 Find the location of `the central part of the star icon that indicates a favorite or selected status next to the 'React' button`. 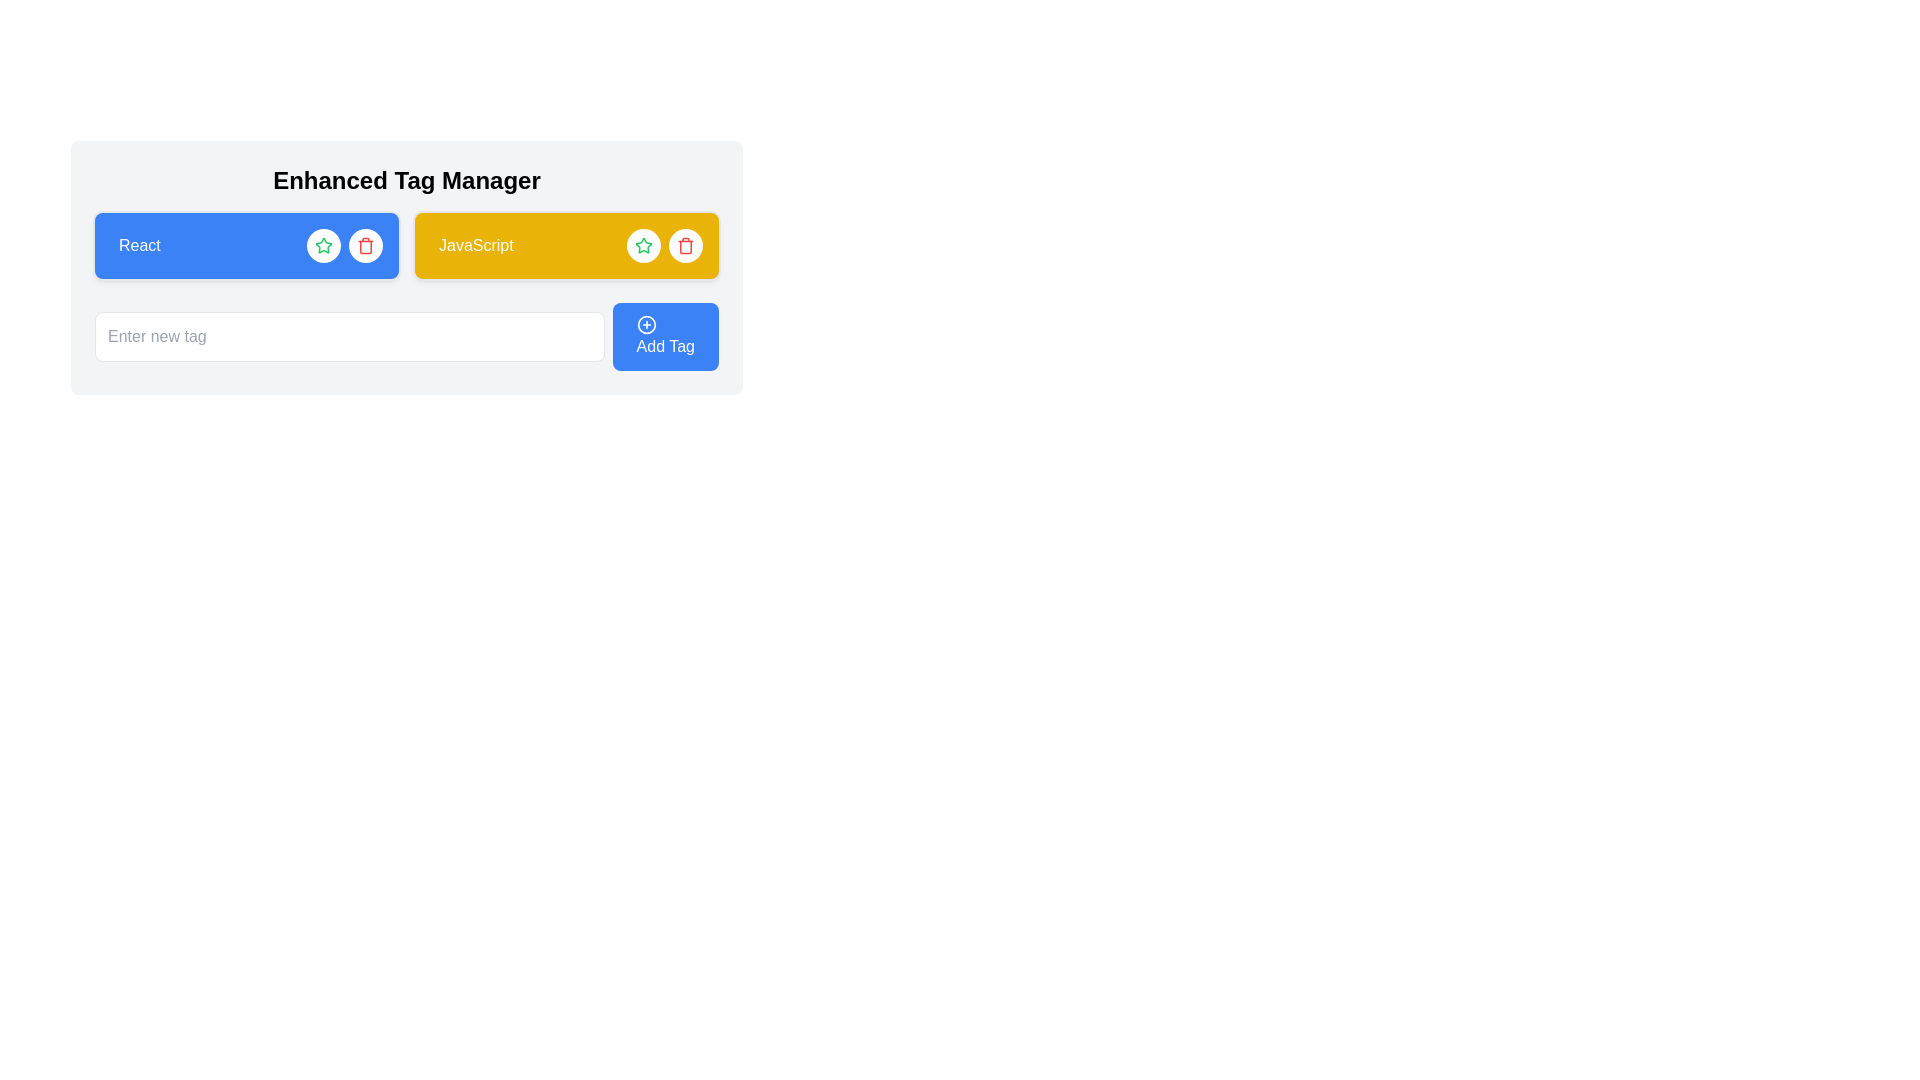

the central part of the star icon that indicates a favorite or selected status next to the 'React' button is located at coordinates (643, 244).